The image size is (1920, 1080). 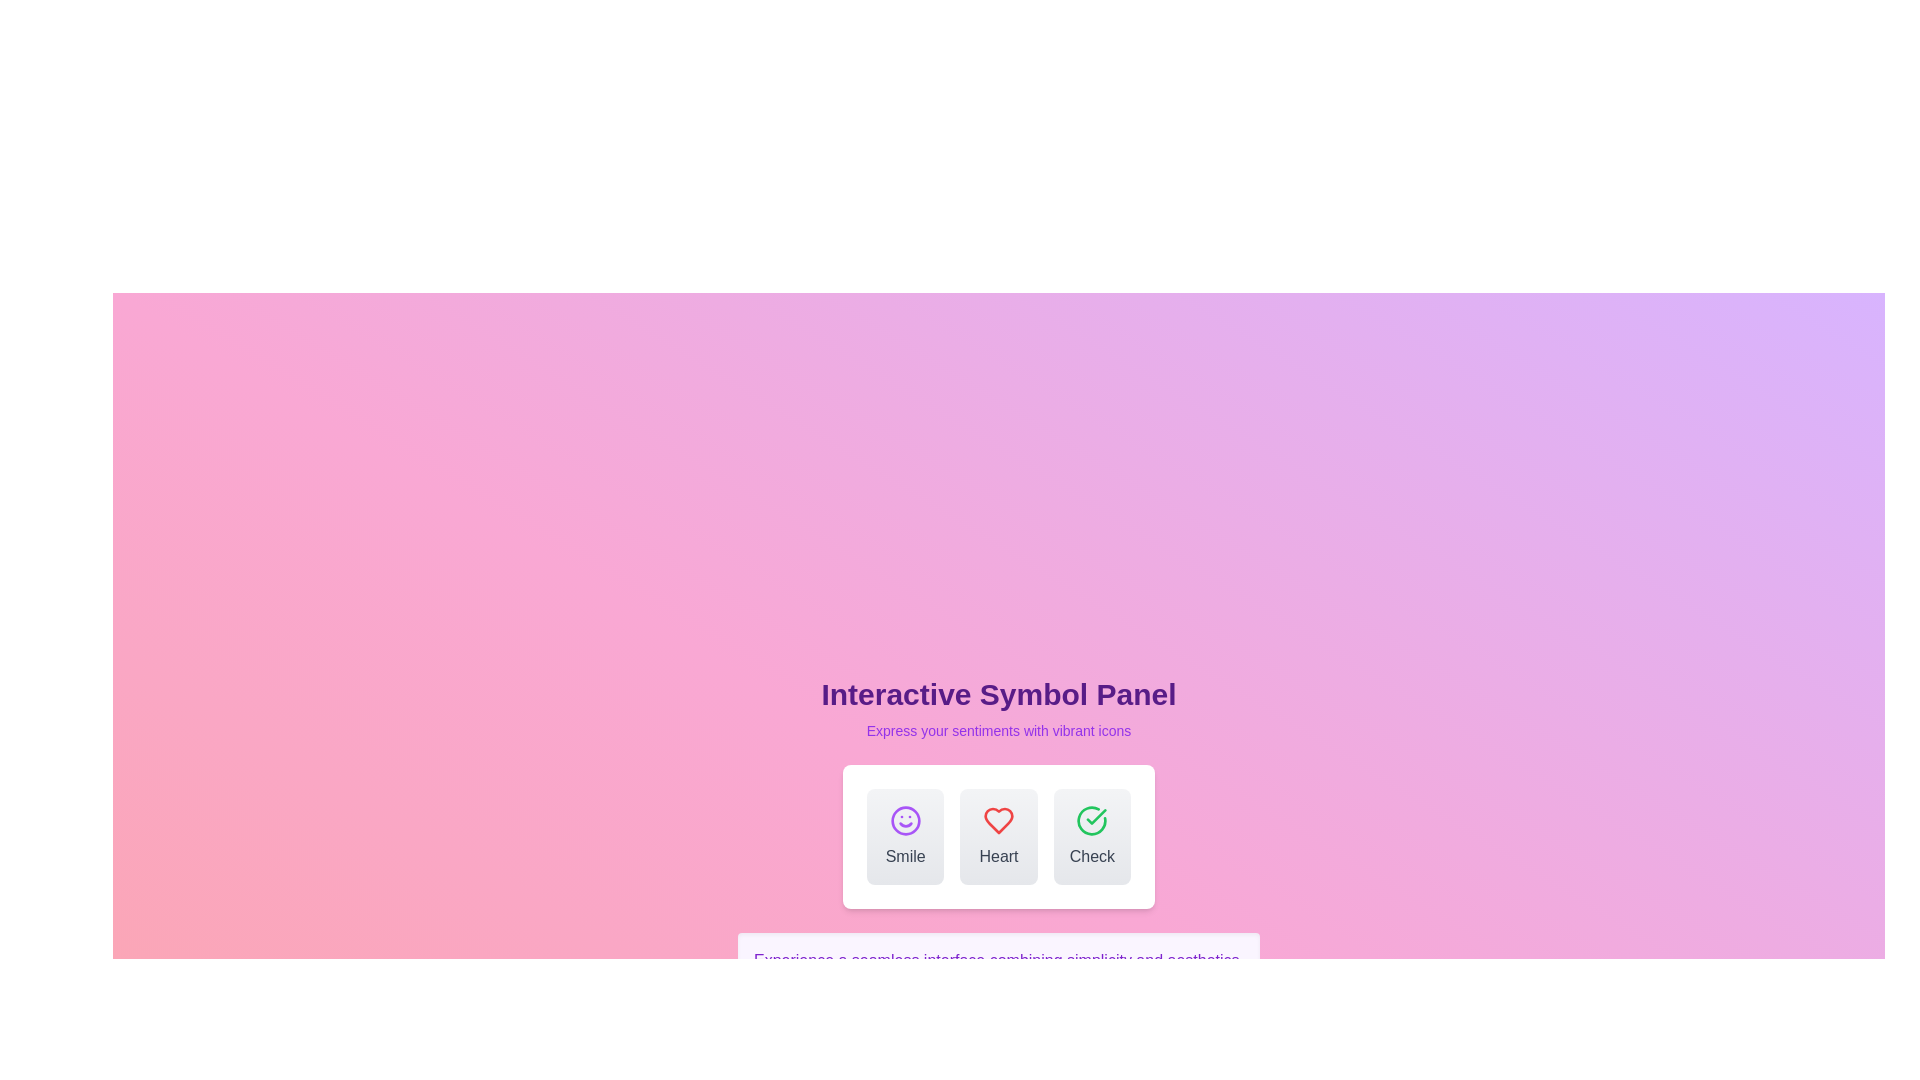 I want to click on the text label displaying the word 'Heart', which is styled with medium font weight and gray color, located below the red heart icon in the vertical layout, so click(x=998, y=855).